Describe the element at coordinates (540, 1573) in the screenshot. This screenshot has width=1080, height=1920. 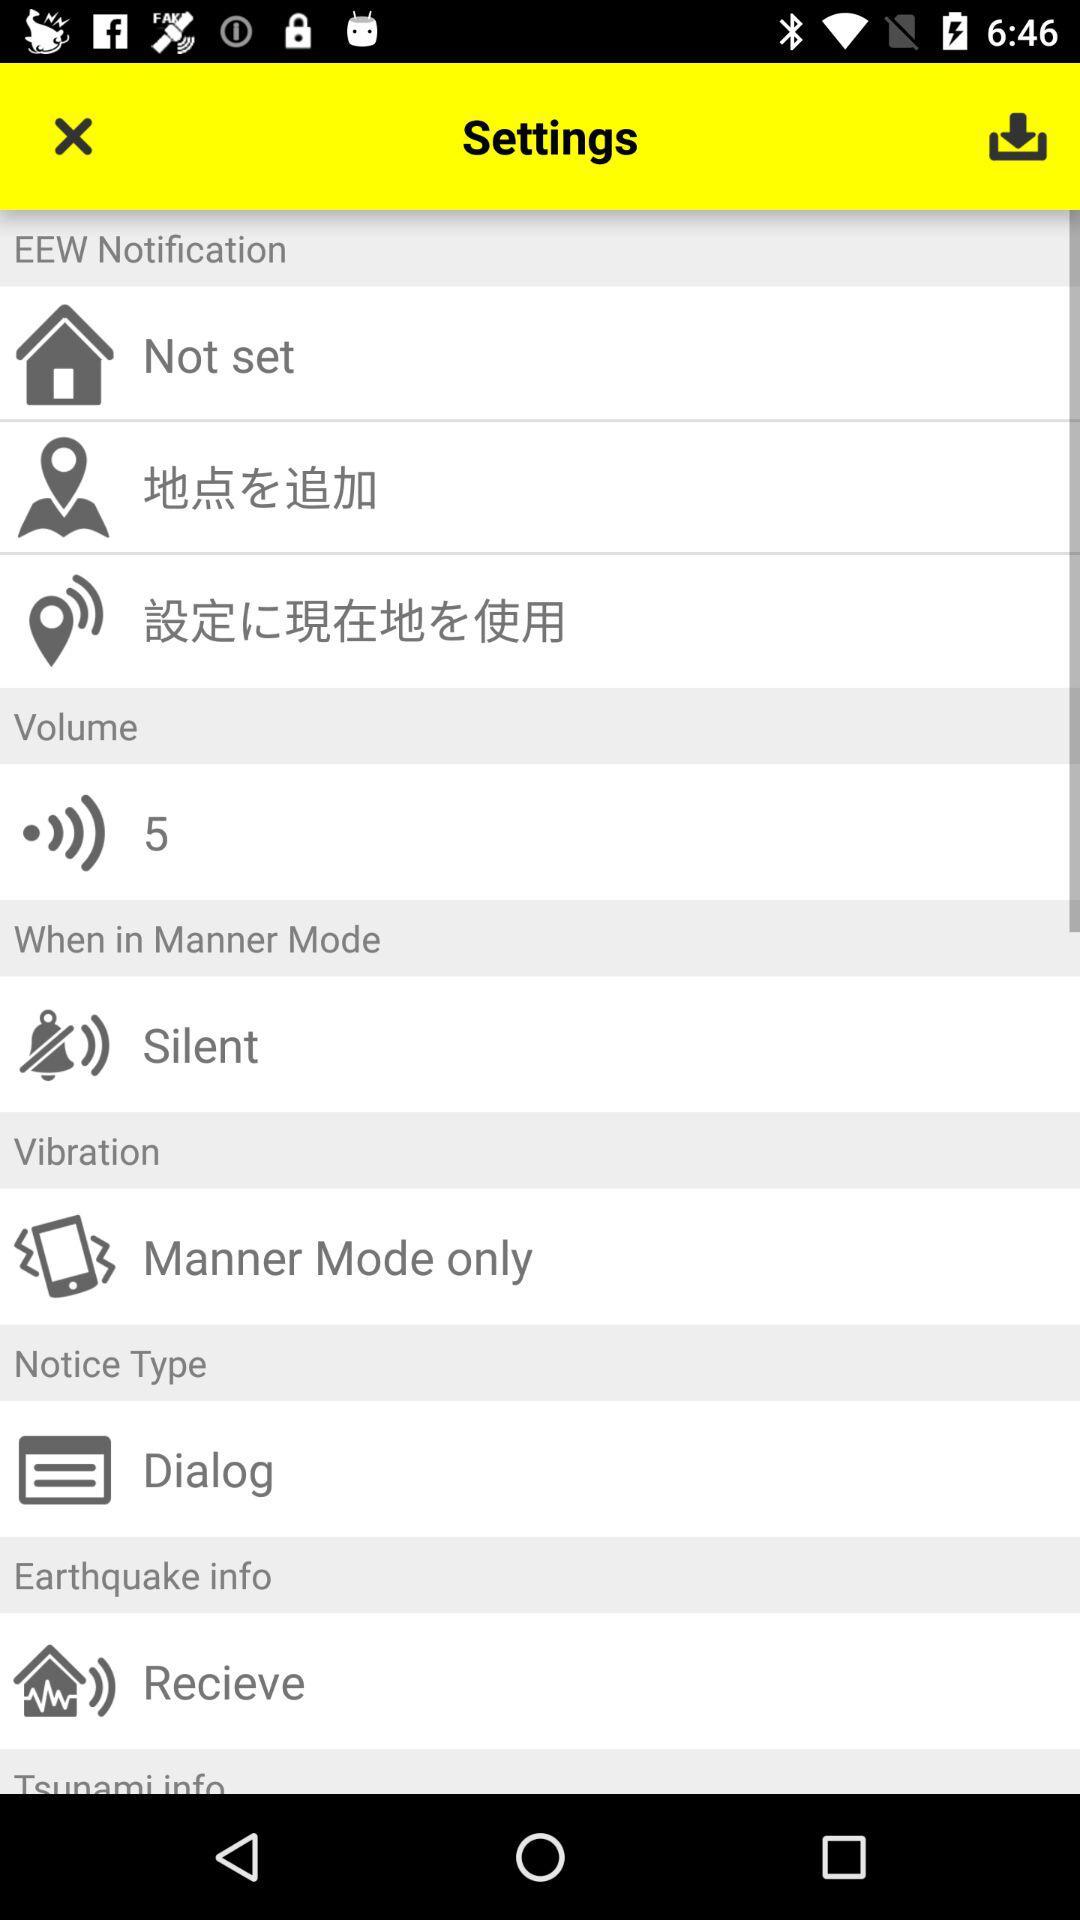
I see `the earthquake info item` at that location.